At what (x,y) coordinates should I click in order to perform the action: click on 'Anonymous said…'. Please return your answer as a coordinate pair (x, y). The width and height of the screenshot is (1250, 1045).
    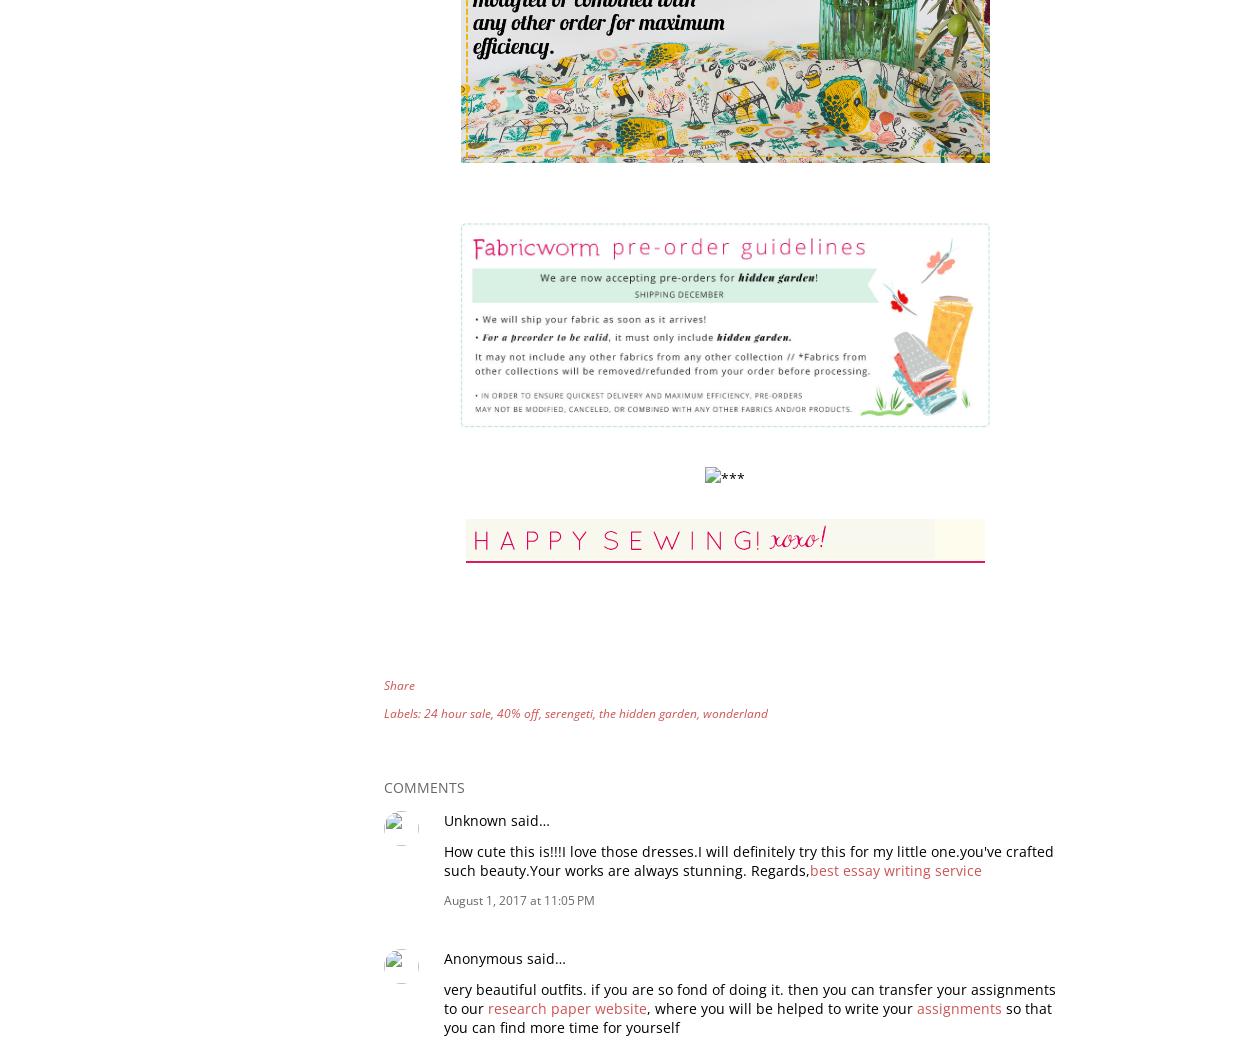
    Looking at the image, I should click on (443, 956).